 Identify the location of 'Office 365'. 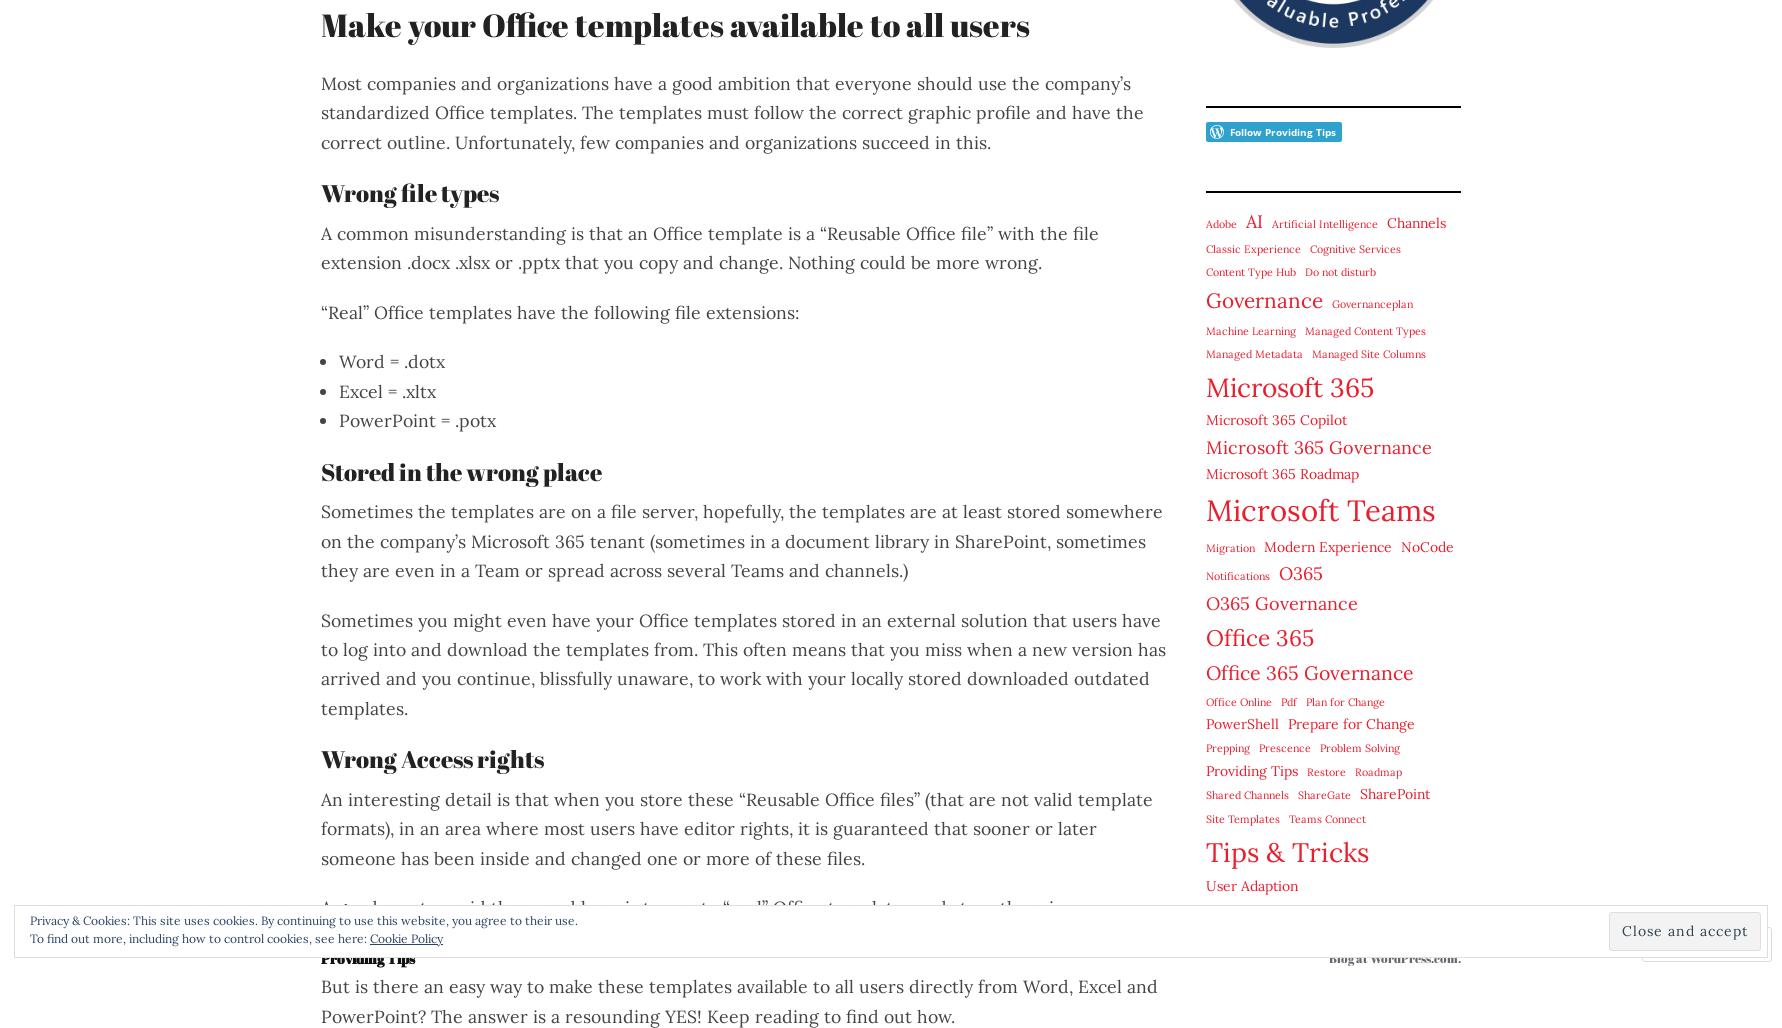
(1205, 636).